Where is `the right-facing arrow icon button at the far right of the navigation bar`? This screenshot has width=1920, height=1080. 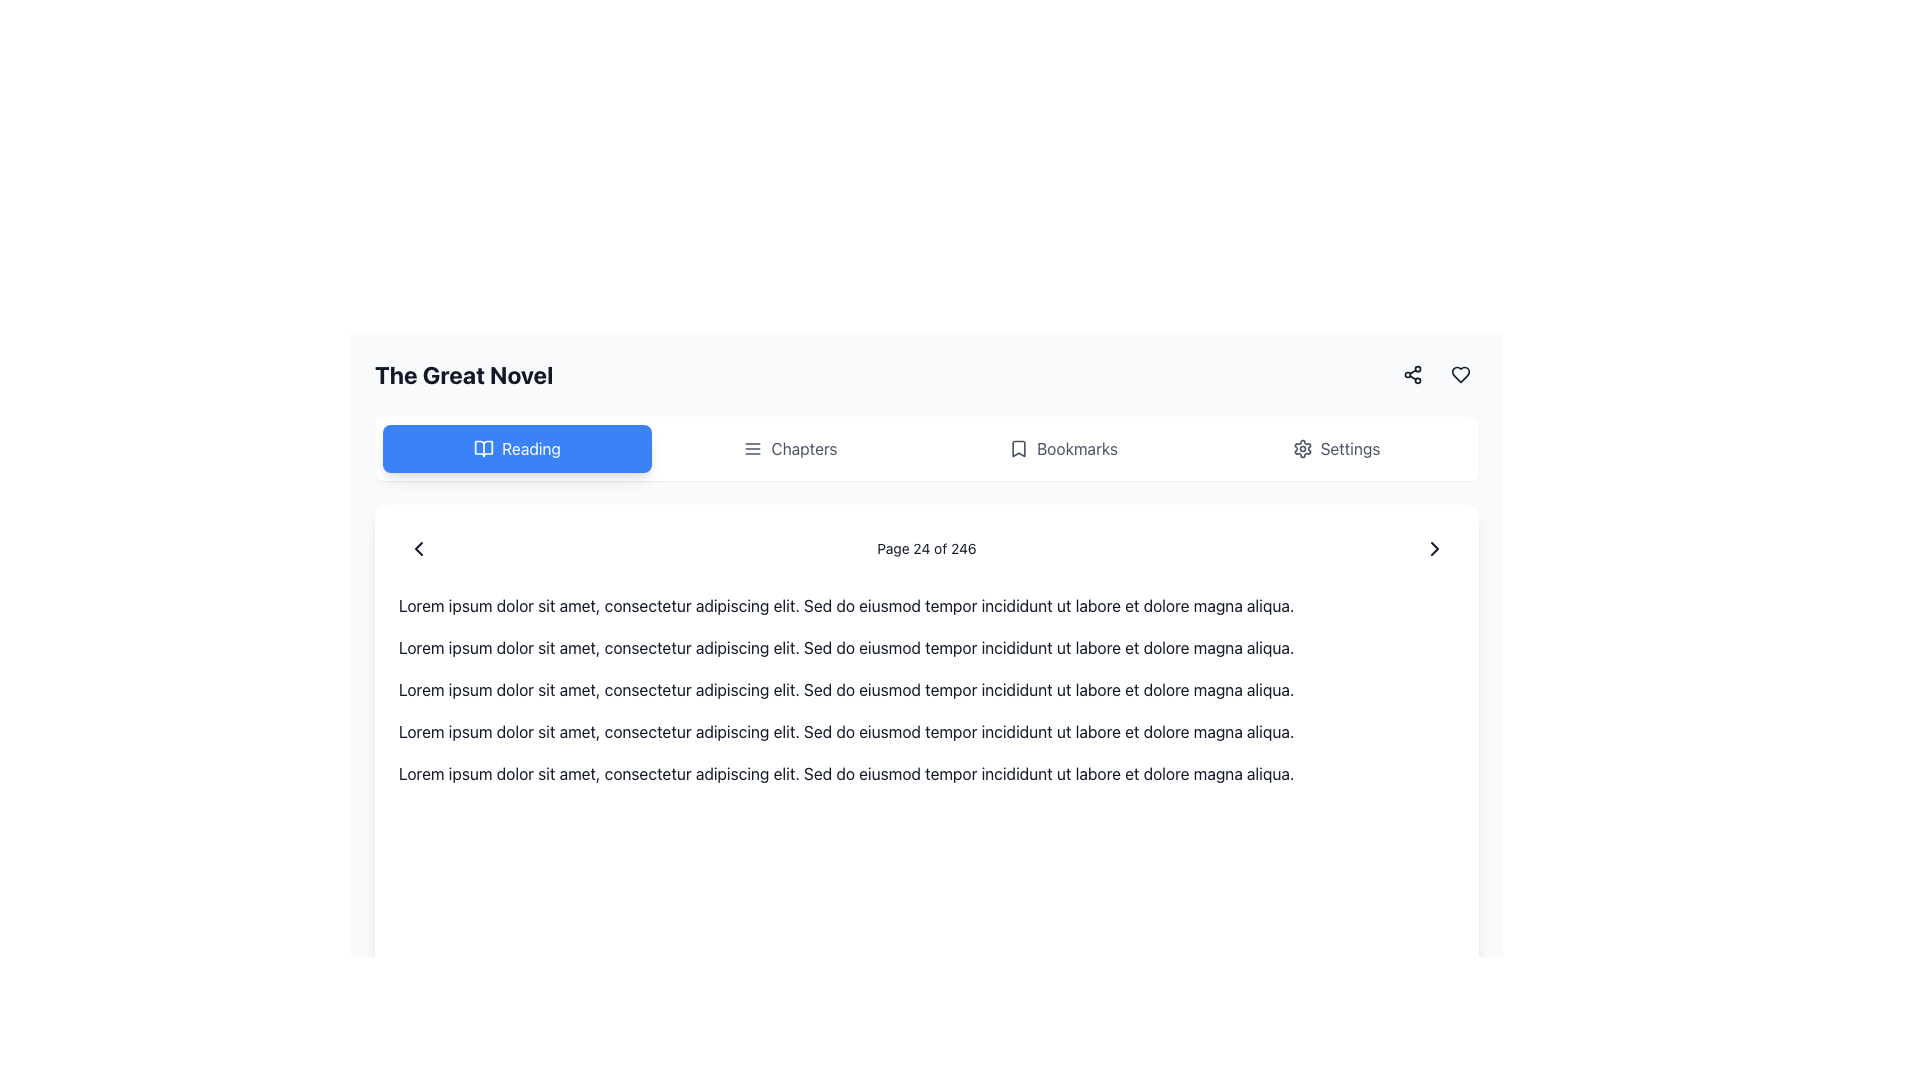 the right-facing arrow icon button at the far right of the navigation bar is located at coordinates (1434, 548).